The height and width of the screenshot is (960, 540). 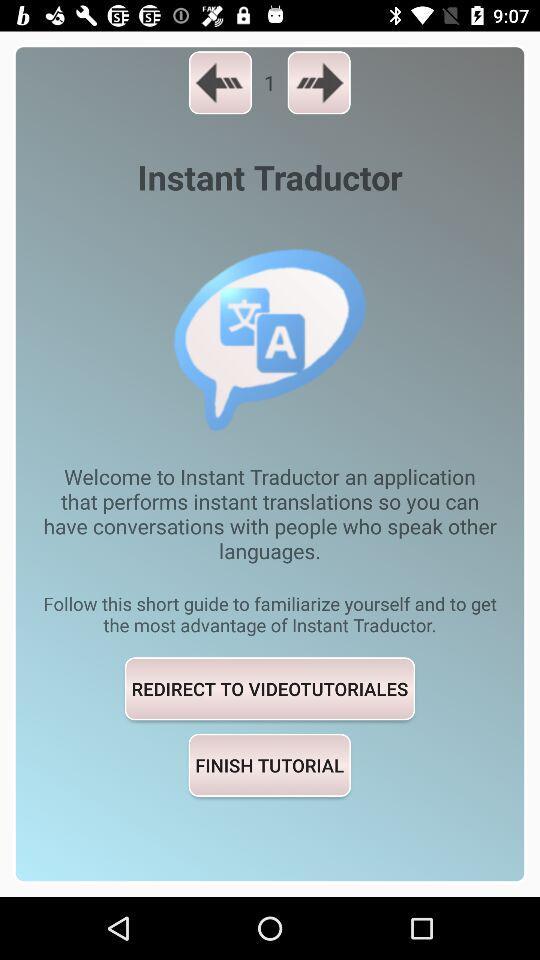 What do you see at coordinates (269, 764) in the screenshot?
I see `icon below the redirect to videotutoriales item` at bounding box center [269, 764].